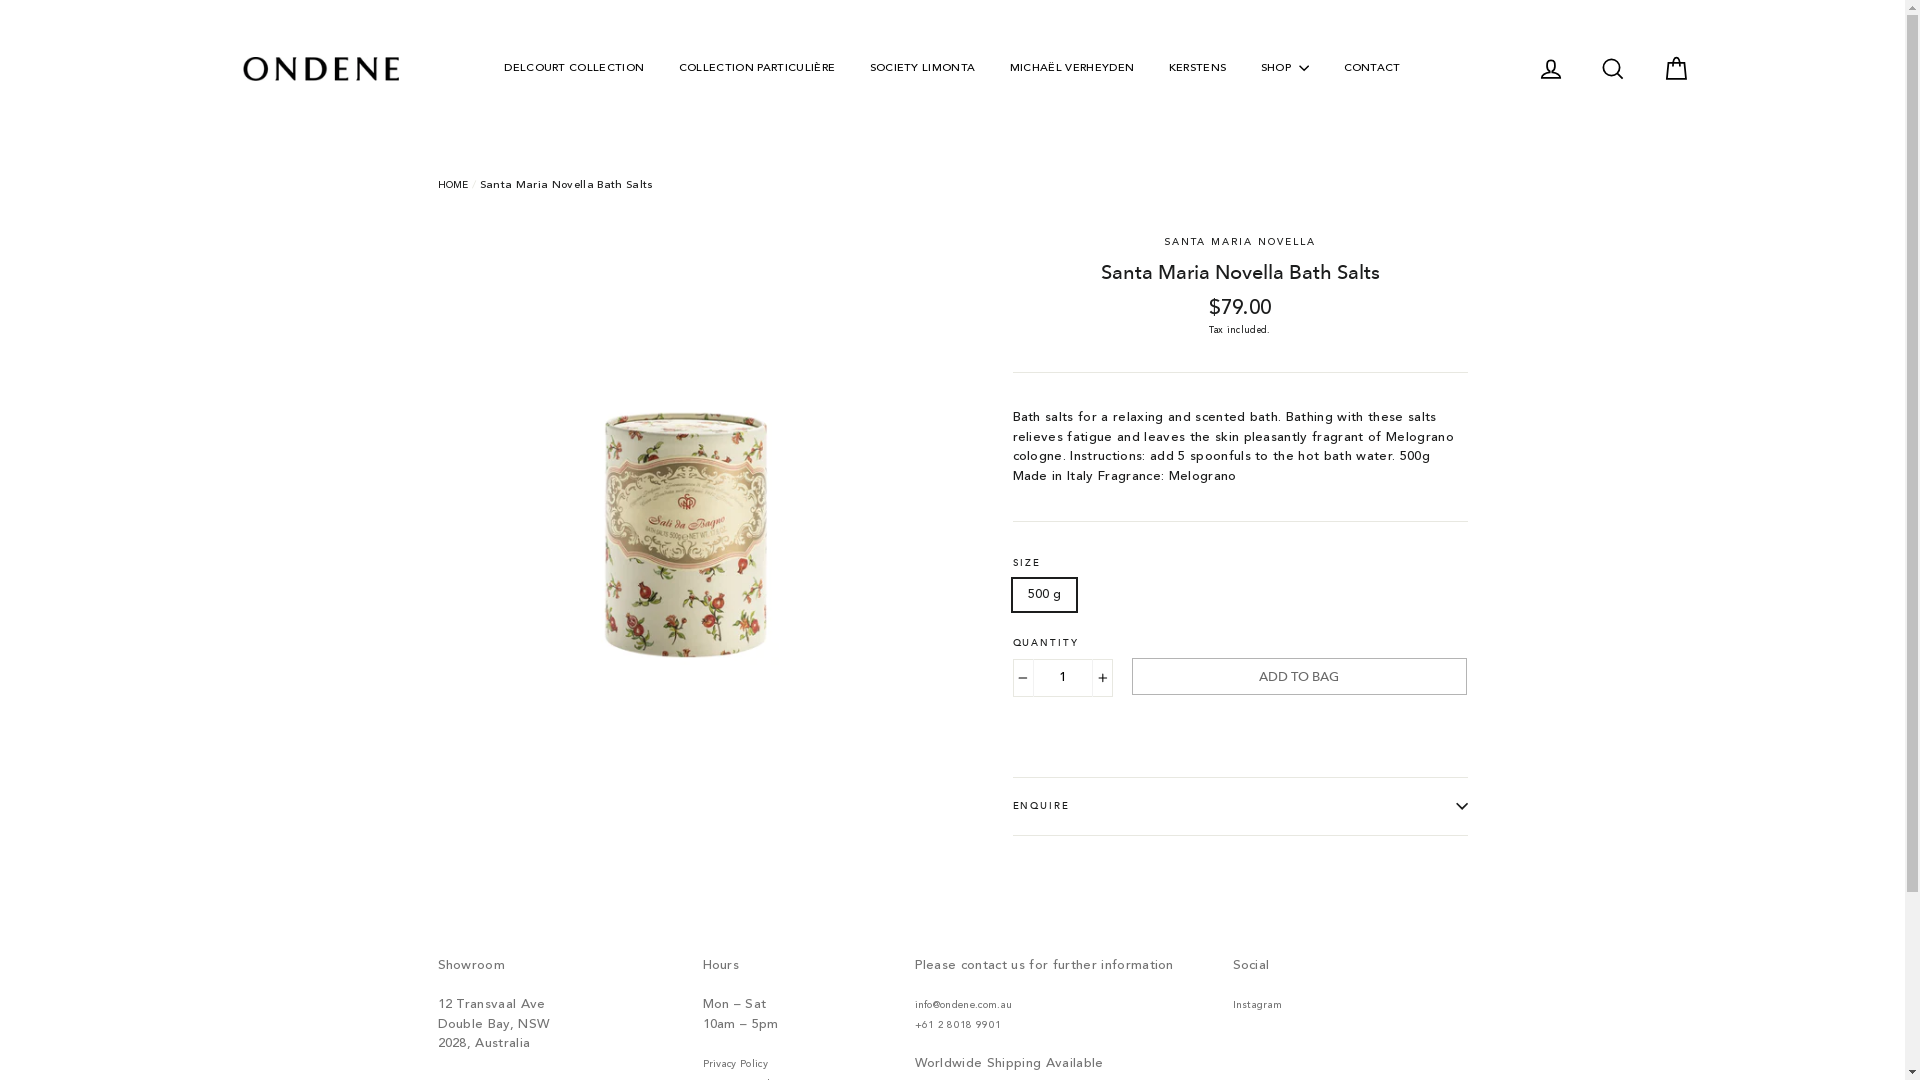 This screenshot has height=1080, width=1920. What do you see at coordinates (1612, 68) in the screenshot?
I see `'Search'` at bounding box center [1612, 68].